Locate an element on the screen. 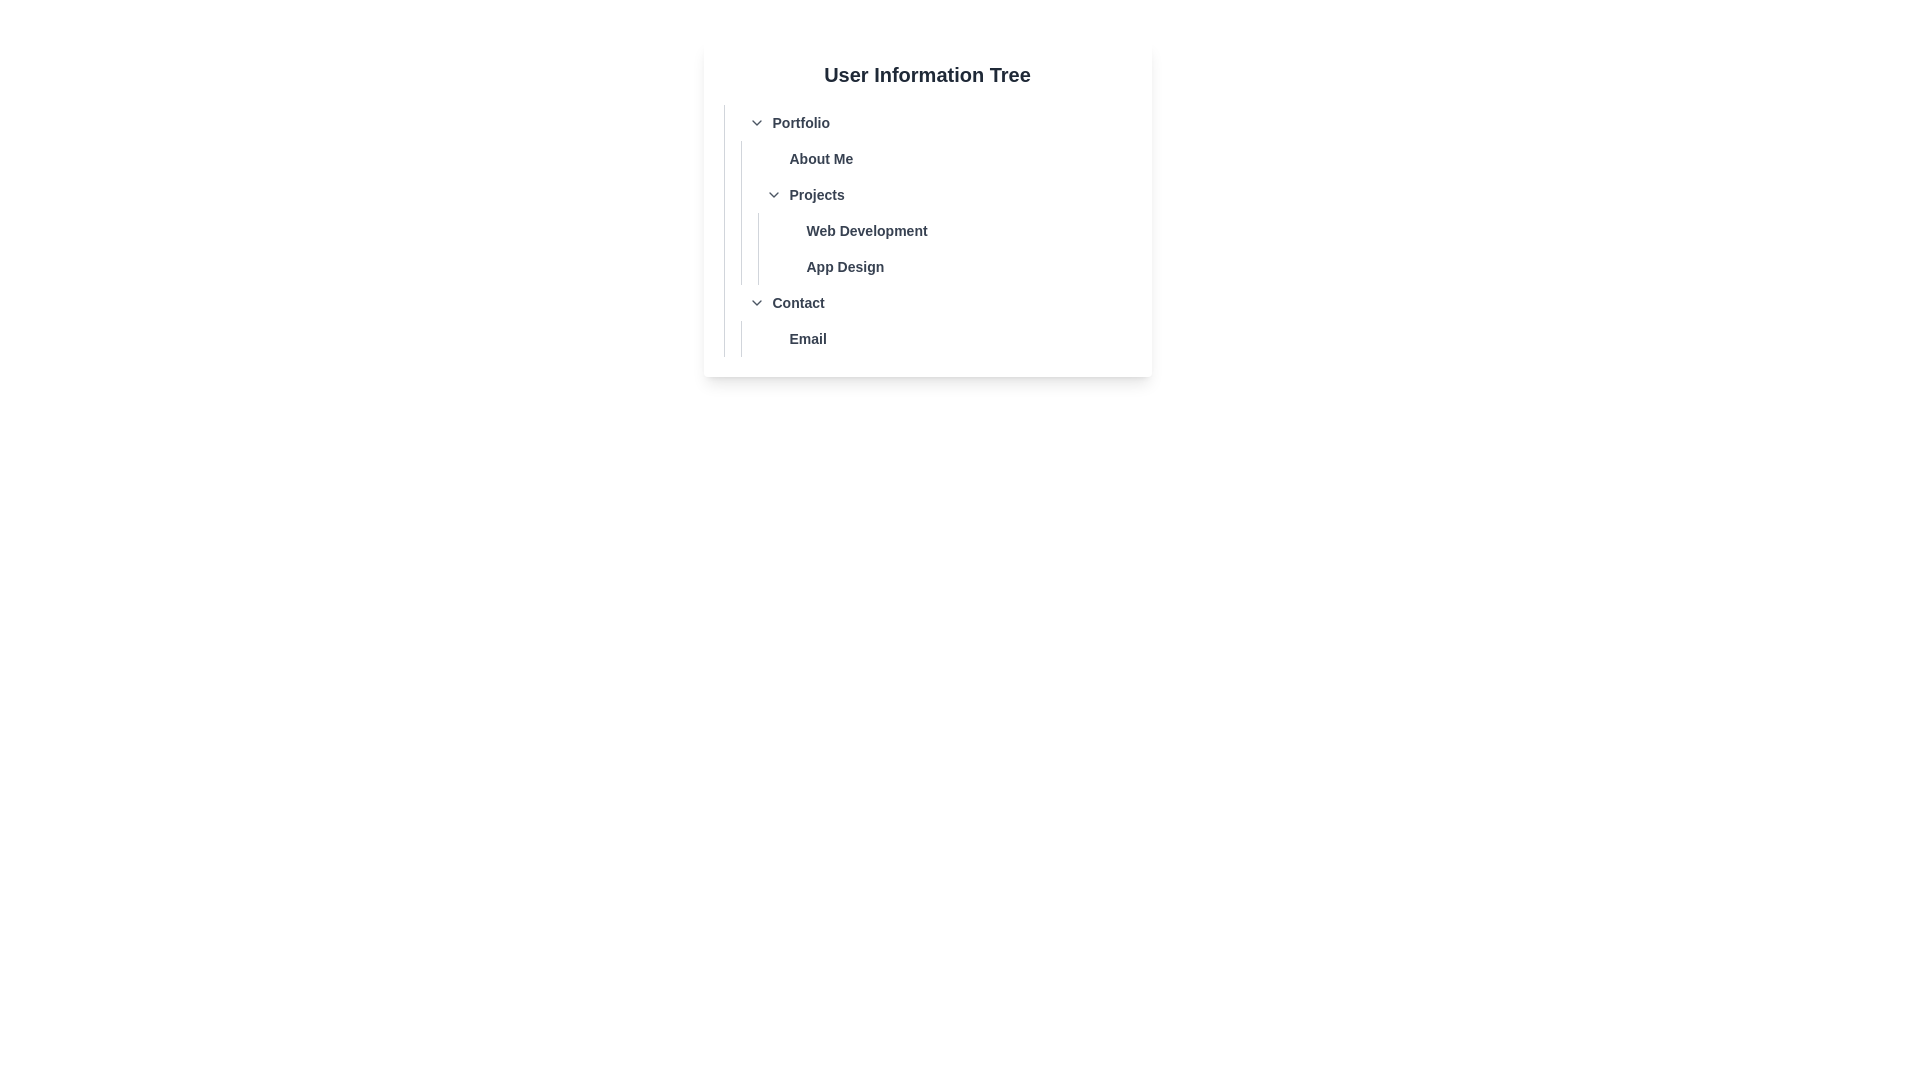  the 'Portfolio' label in the collapsible menu under the 'User Information Tree' header, which is styled with a smaller font size, gray color, and bold font weight is located at coordinates (801, 123).